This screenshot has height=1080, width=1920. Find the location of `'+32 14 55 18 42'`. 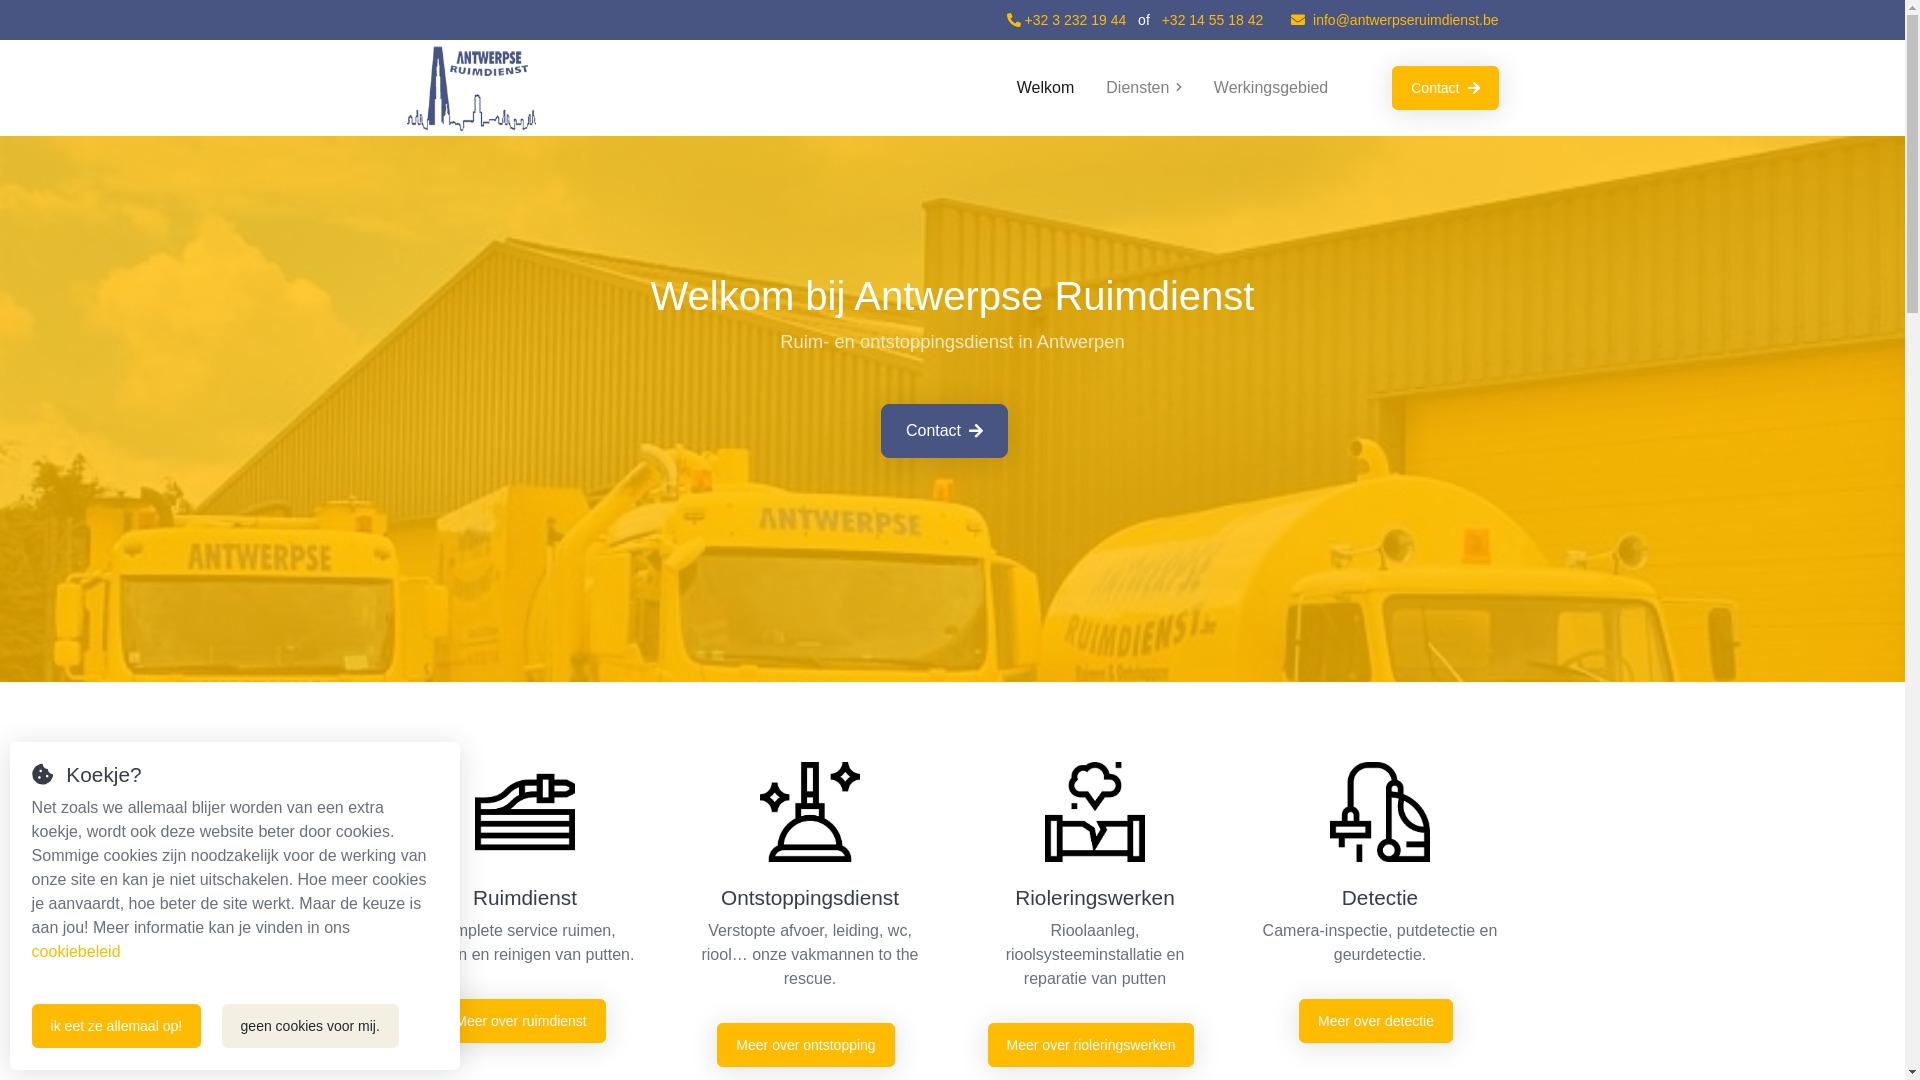

'+32 14 55 18 42' is located at coordinates (1161, 19).